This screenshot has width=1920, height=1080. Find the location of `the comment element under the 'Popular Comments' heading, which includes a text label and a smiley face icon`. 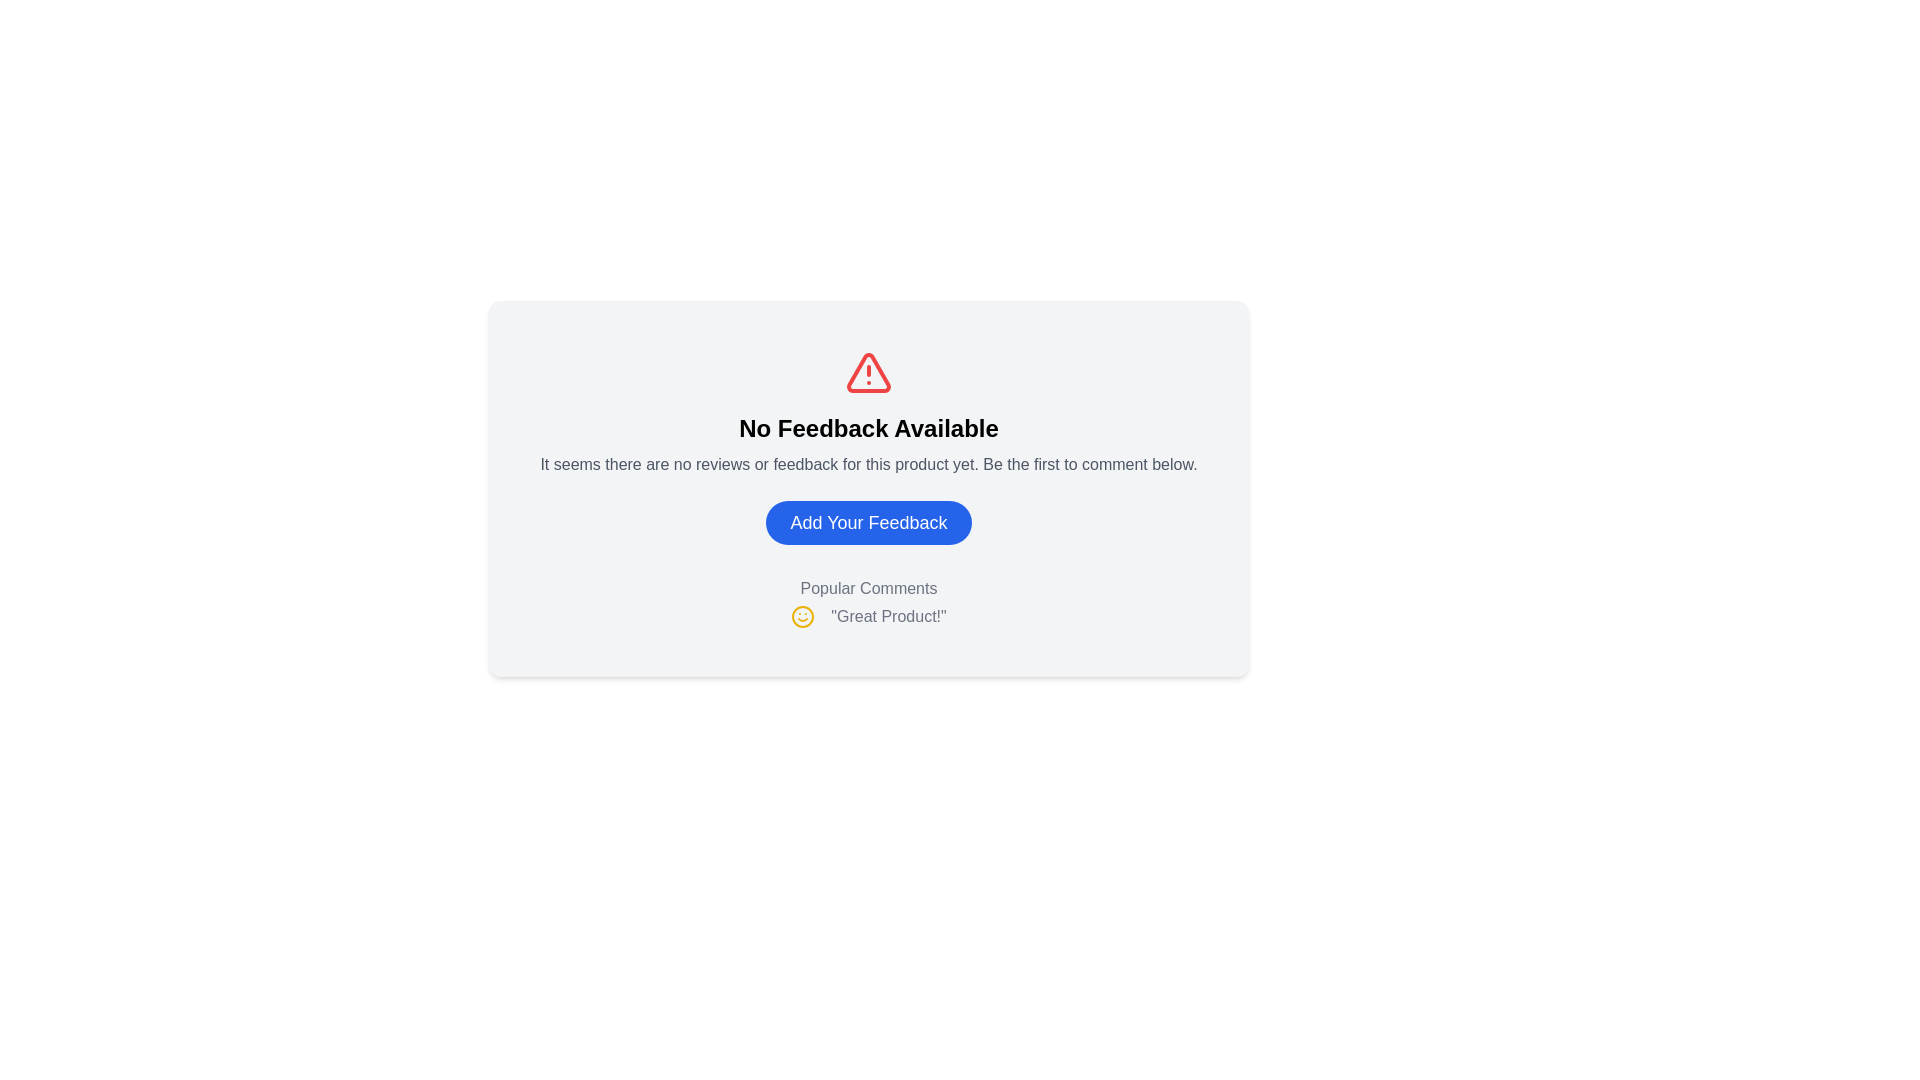

the comment element under the 'Popular Comments' heading, which includes a text label and a smiley face icon is located at coordinates (868, 616).